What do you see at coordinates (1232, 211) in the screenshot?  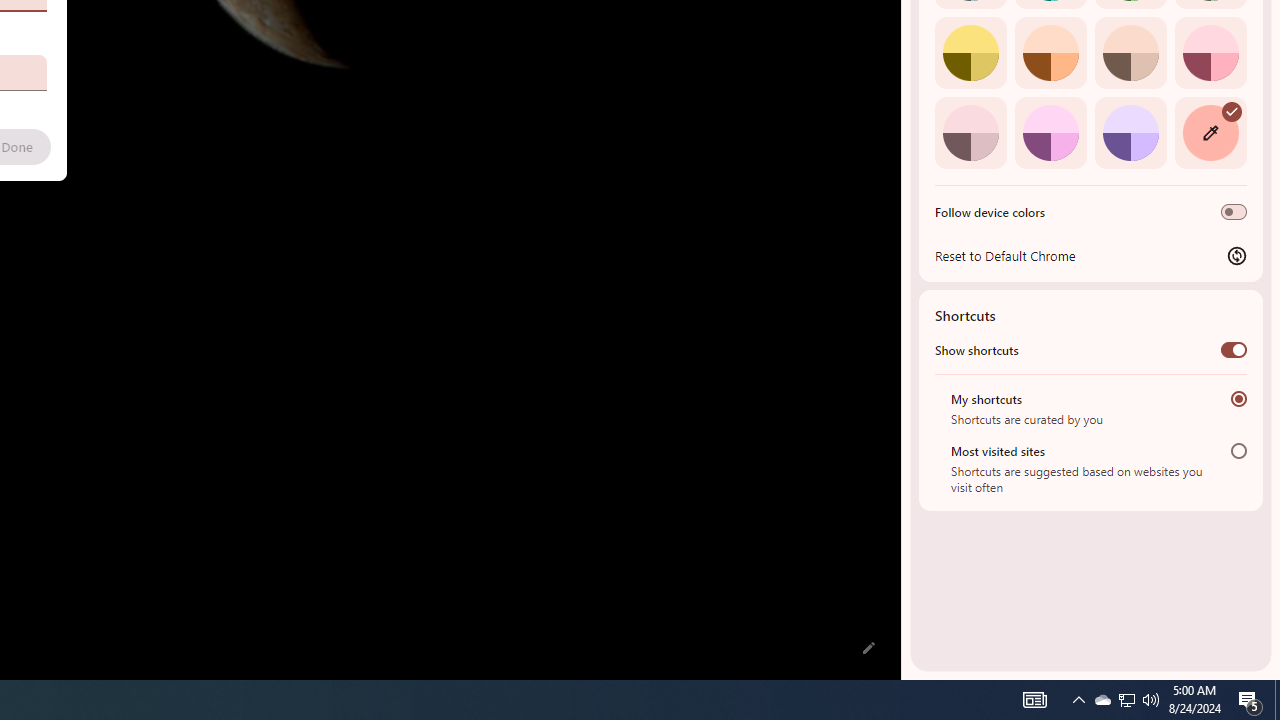 I see `'Follow device colors'` at bounding box center [1232, 211].